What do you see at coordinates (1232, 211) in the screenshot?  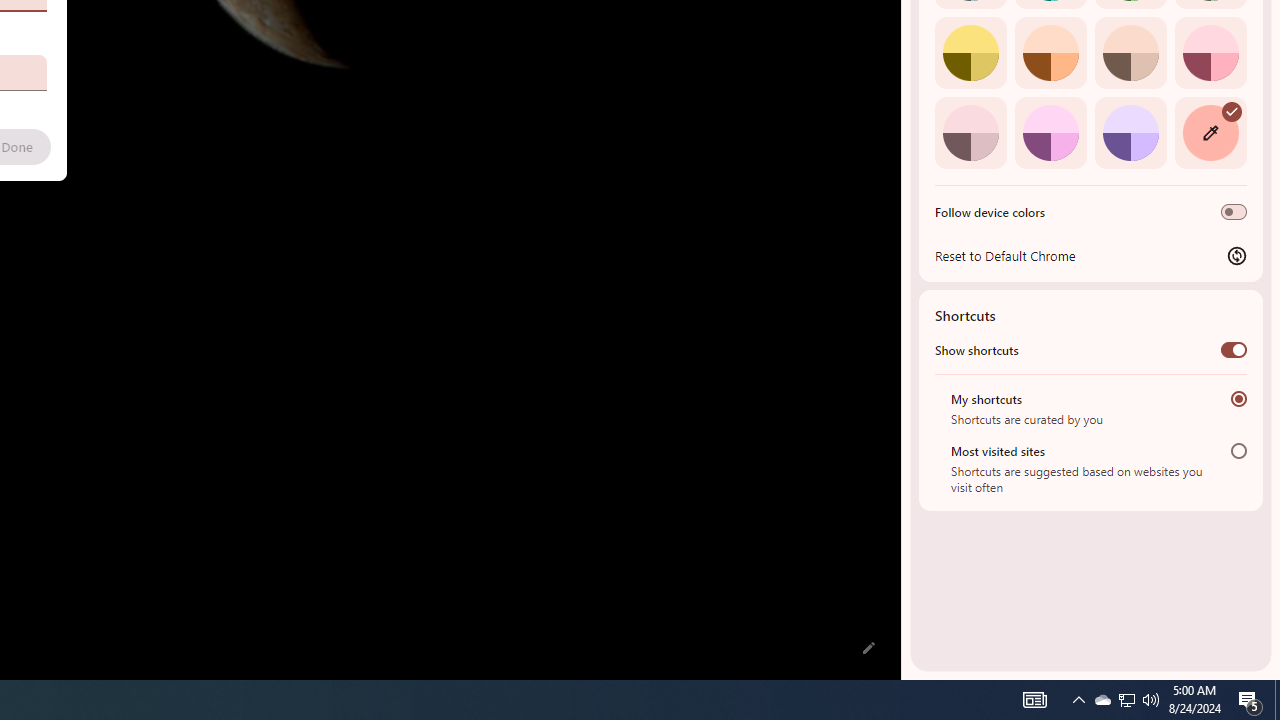 I see `'Follow device colors'` at bounding box center [1232, 211].